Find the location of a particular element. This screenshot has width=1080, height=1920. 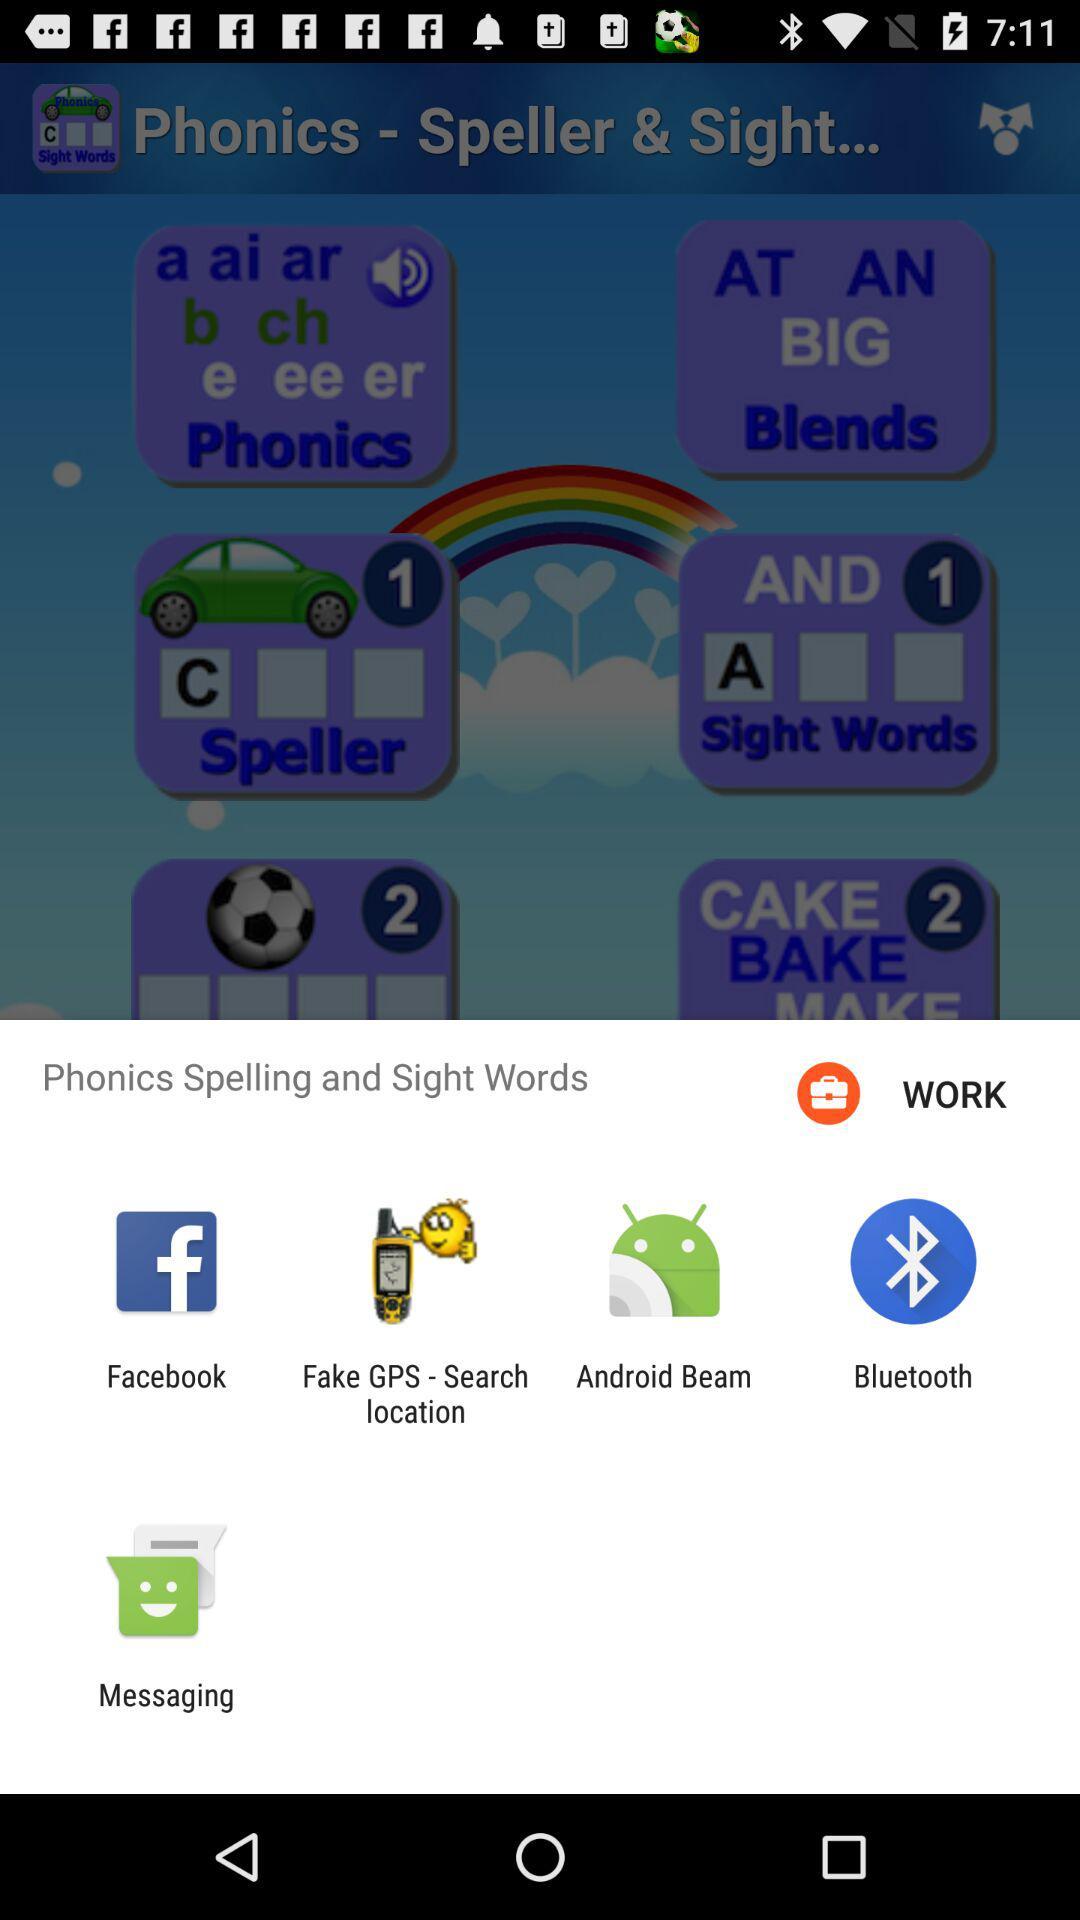

the item to the right of the facebook app is located at coordinates (414, 1392).